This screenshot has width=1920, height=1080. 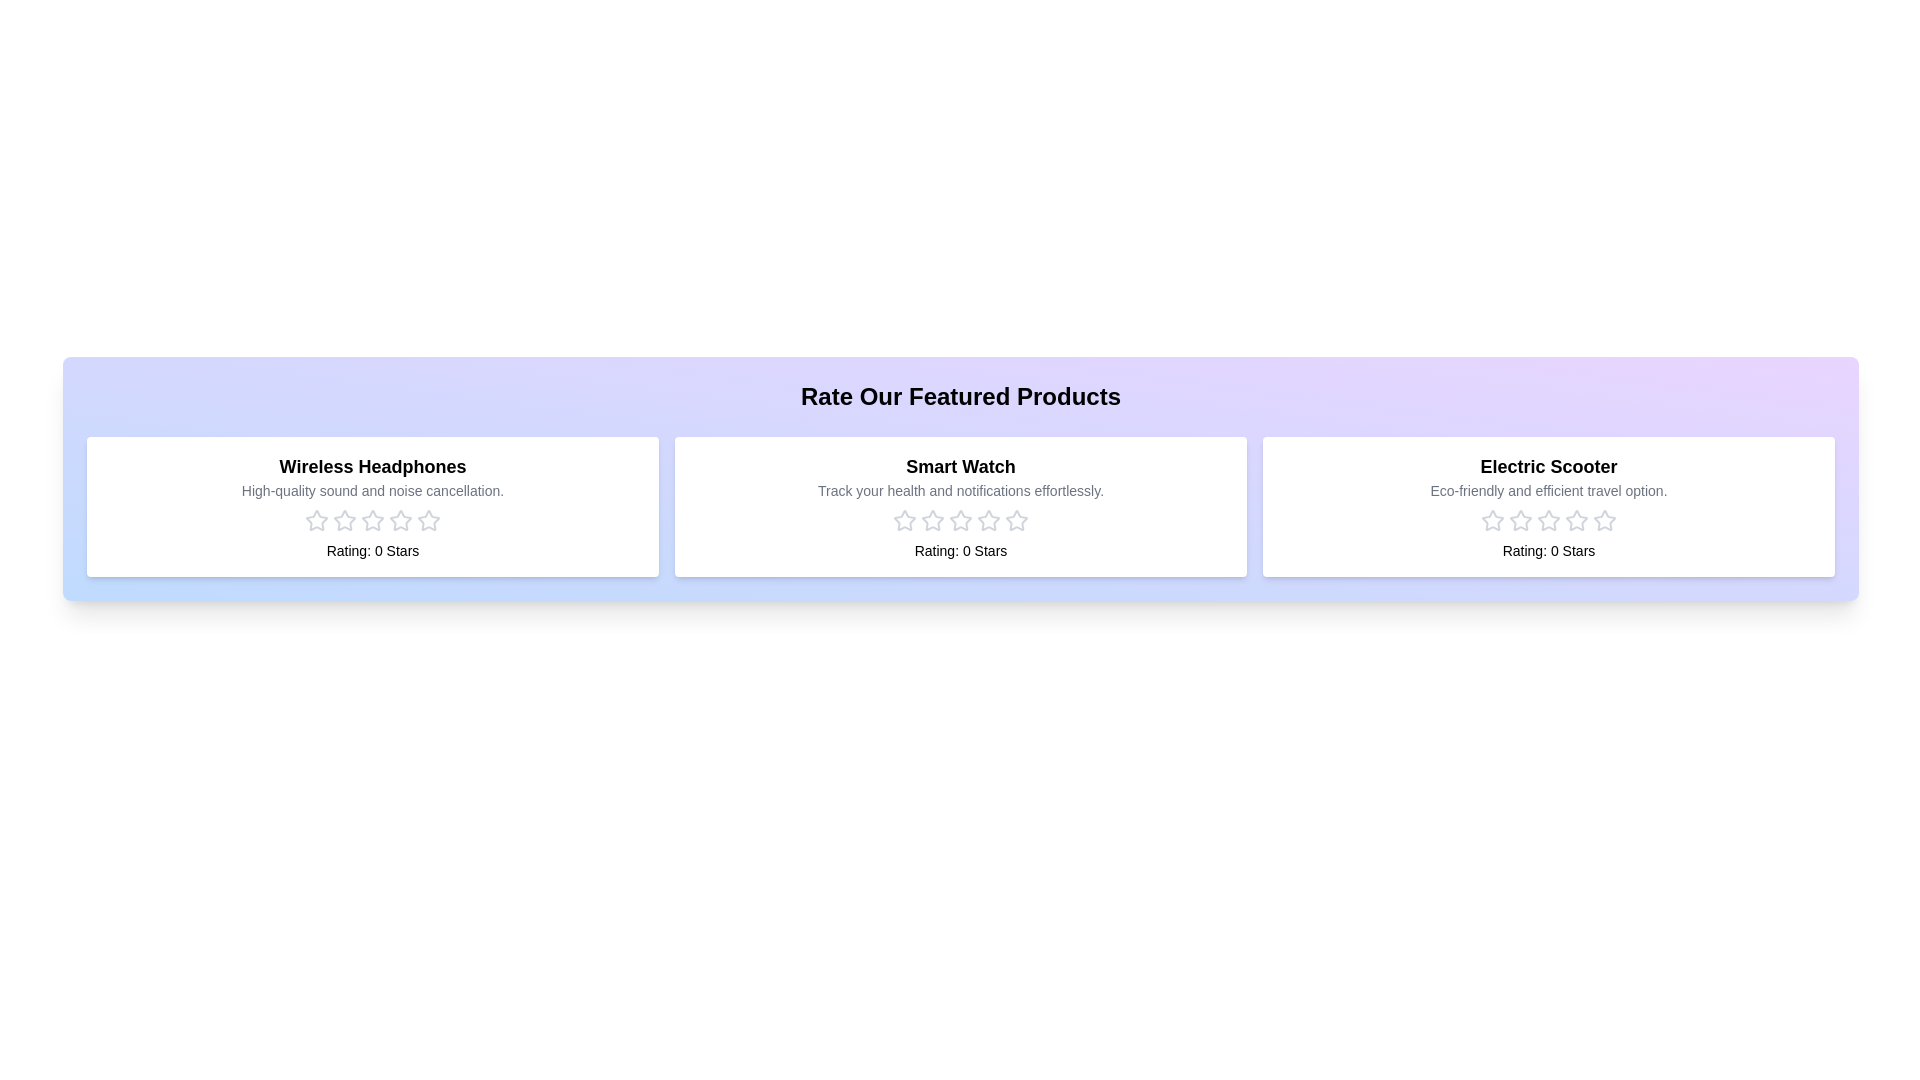 What do you see at coordinates (931, 519) in the screenshot?
I see `the rating for the product 'Smart Watch' to 2 stars by clicking on the corresponding star` at bounding box center [931, 519].